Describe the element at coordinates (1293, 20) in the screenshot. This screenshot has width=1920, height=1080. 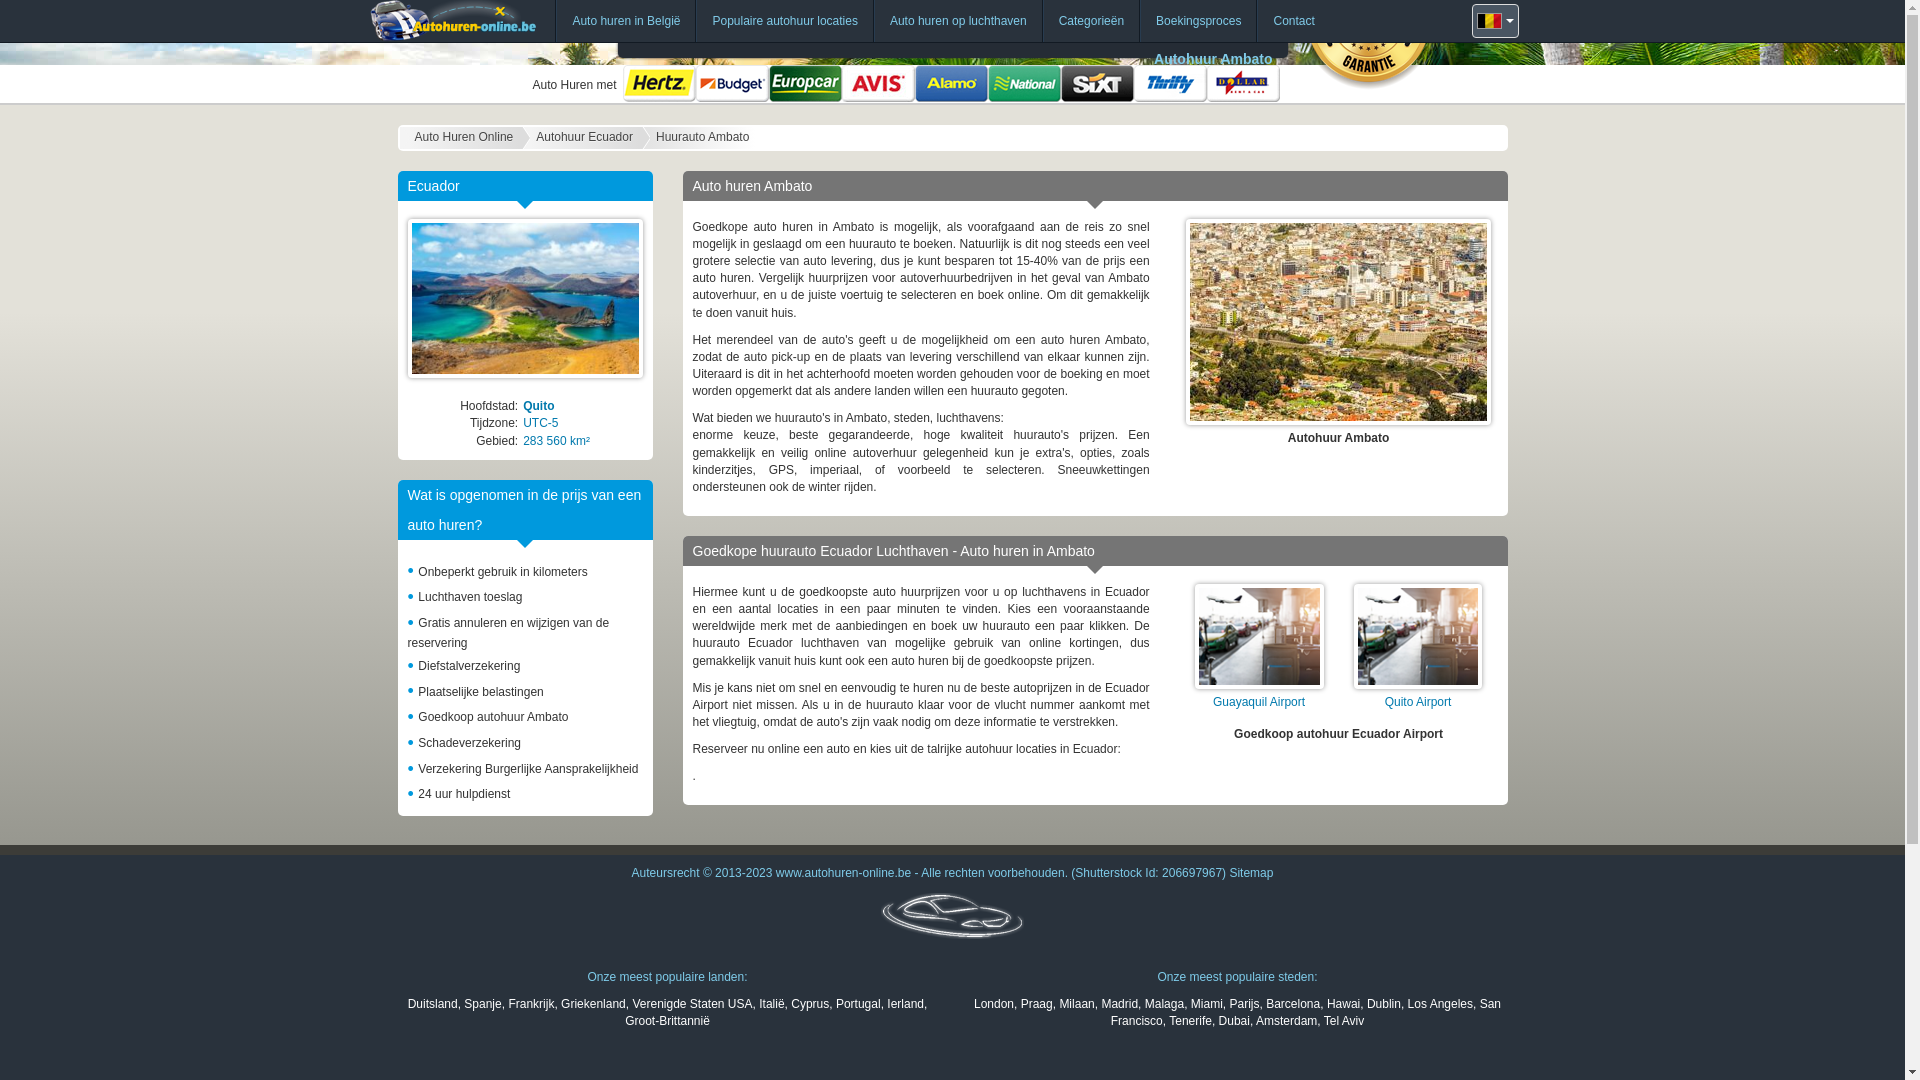
I see `'Contact'` at that location.